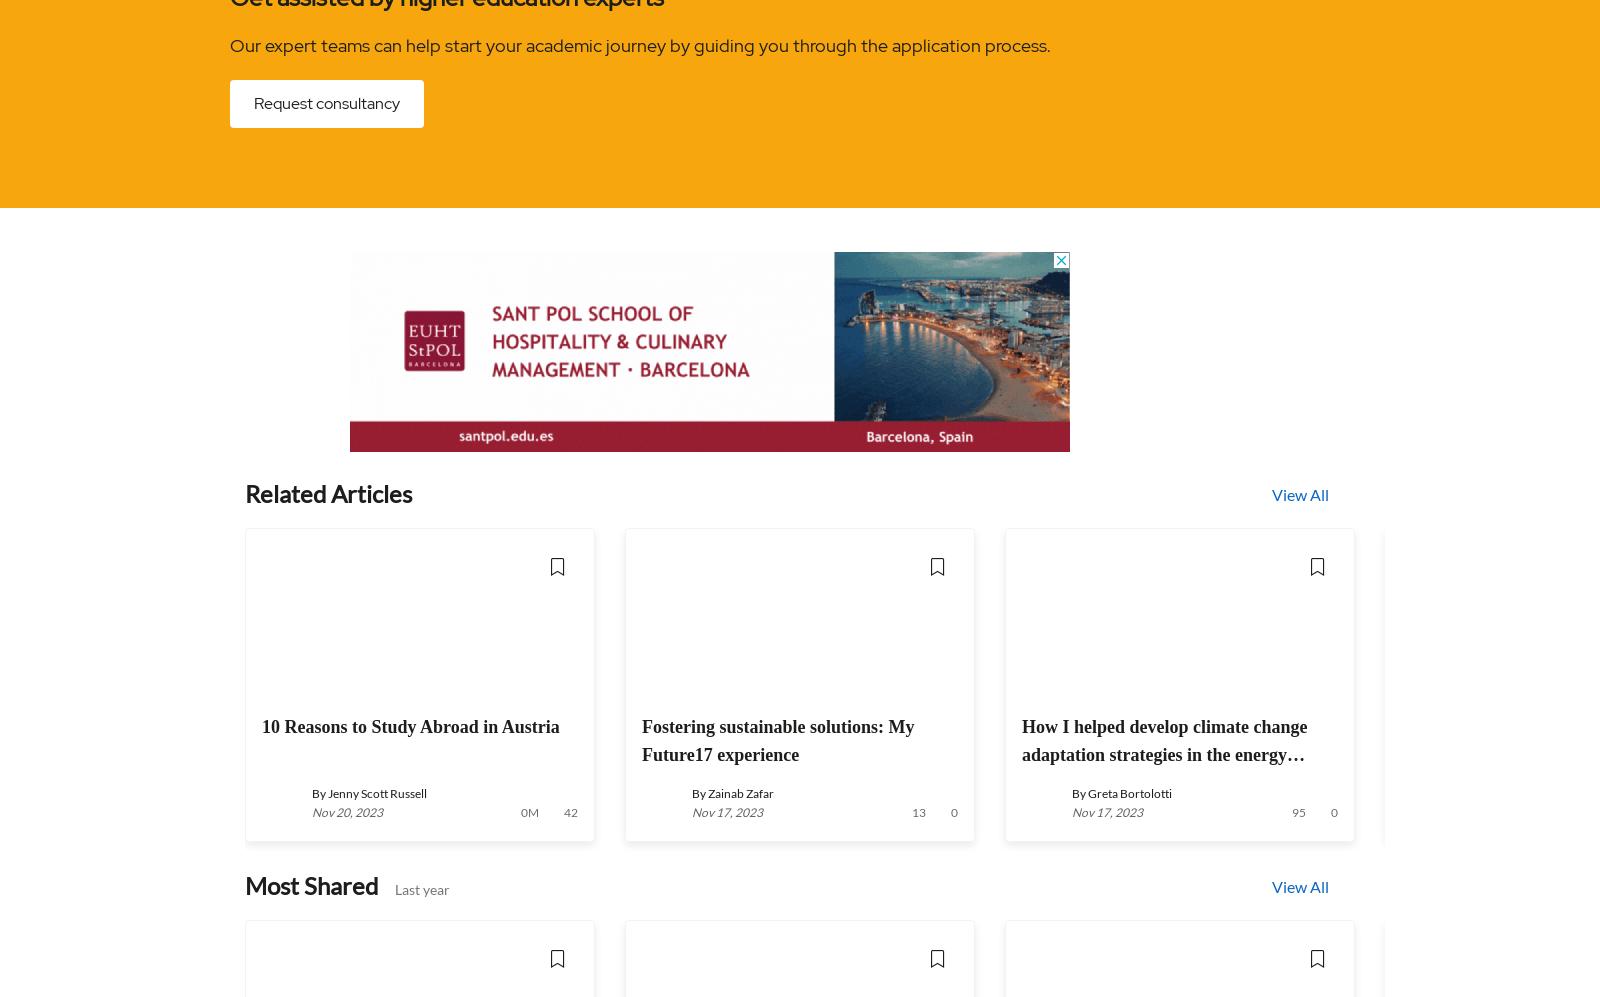 This screenshot has height=997, width=1600. What do you see at coordinates (740, 792) in the screenshot?
I see `'Zainab Zafar'` at bounding box center [740, 792].